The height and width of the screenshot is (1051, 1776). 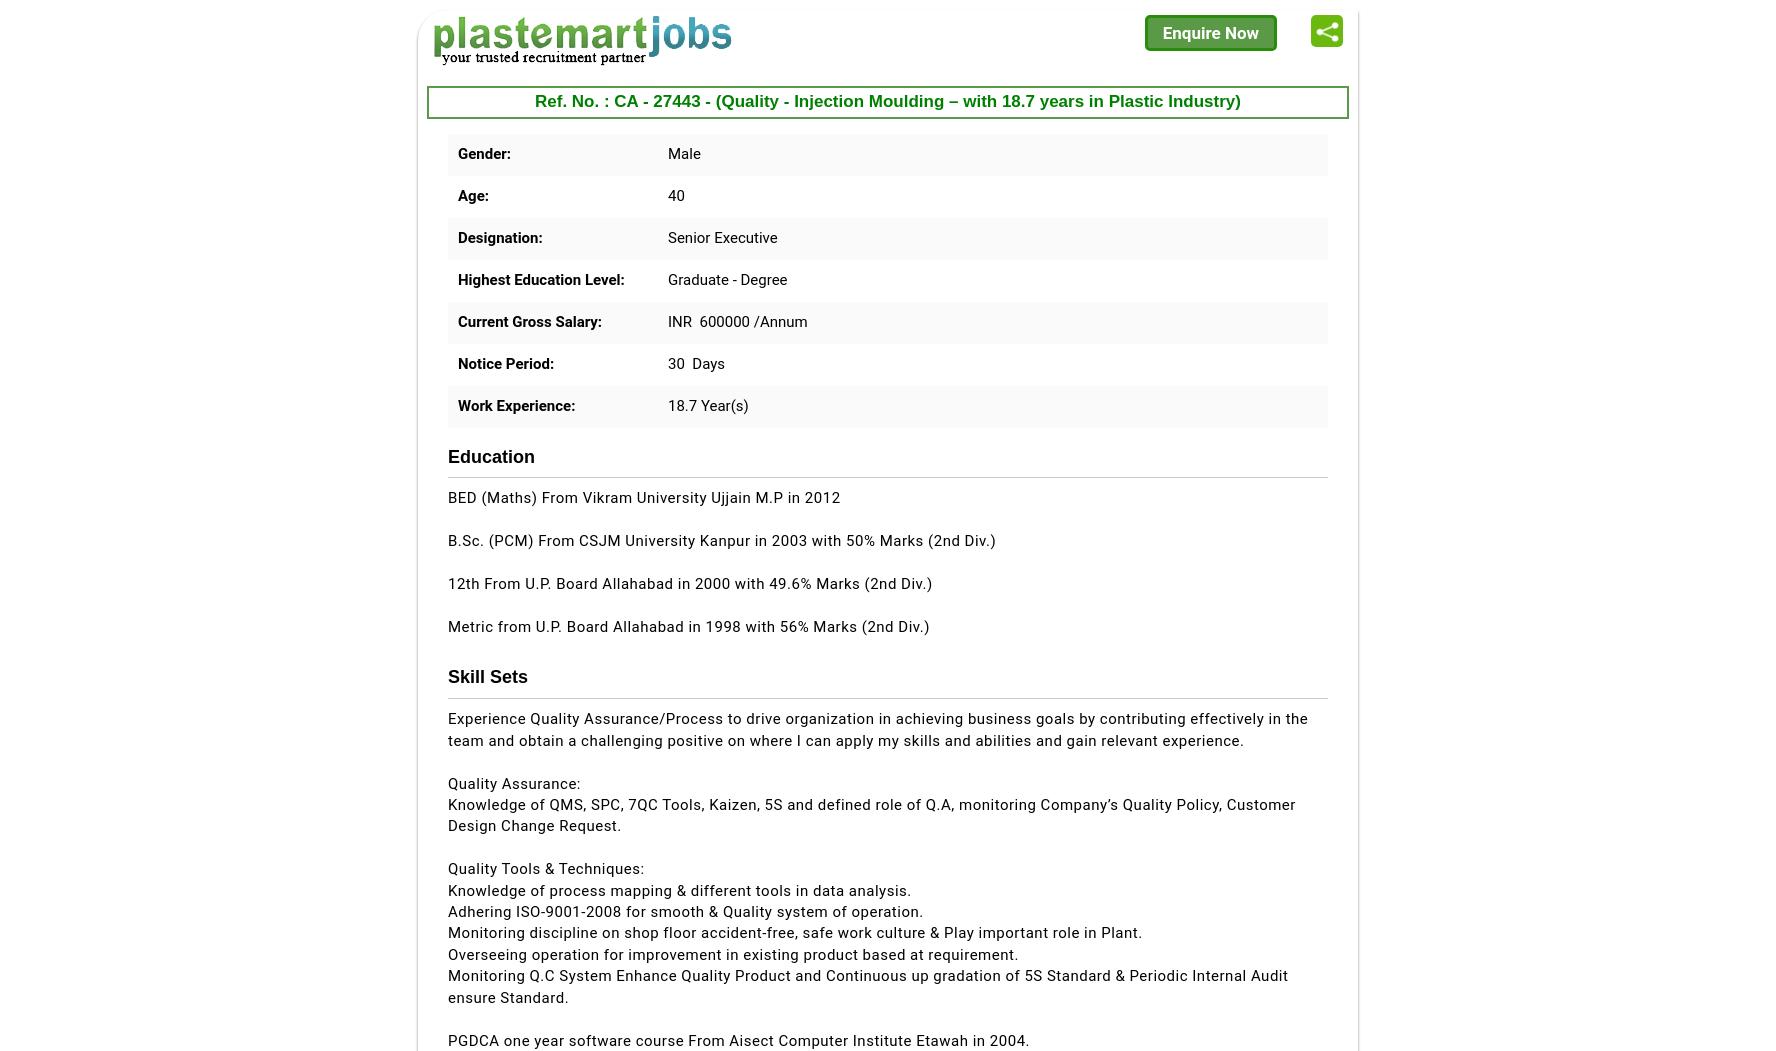 I want to click on 'BED (Maths) From Vikram University Ujjain M.P in 2012', so click(x=642, y=497).